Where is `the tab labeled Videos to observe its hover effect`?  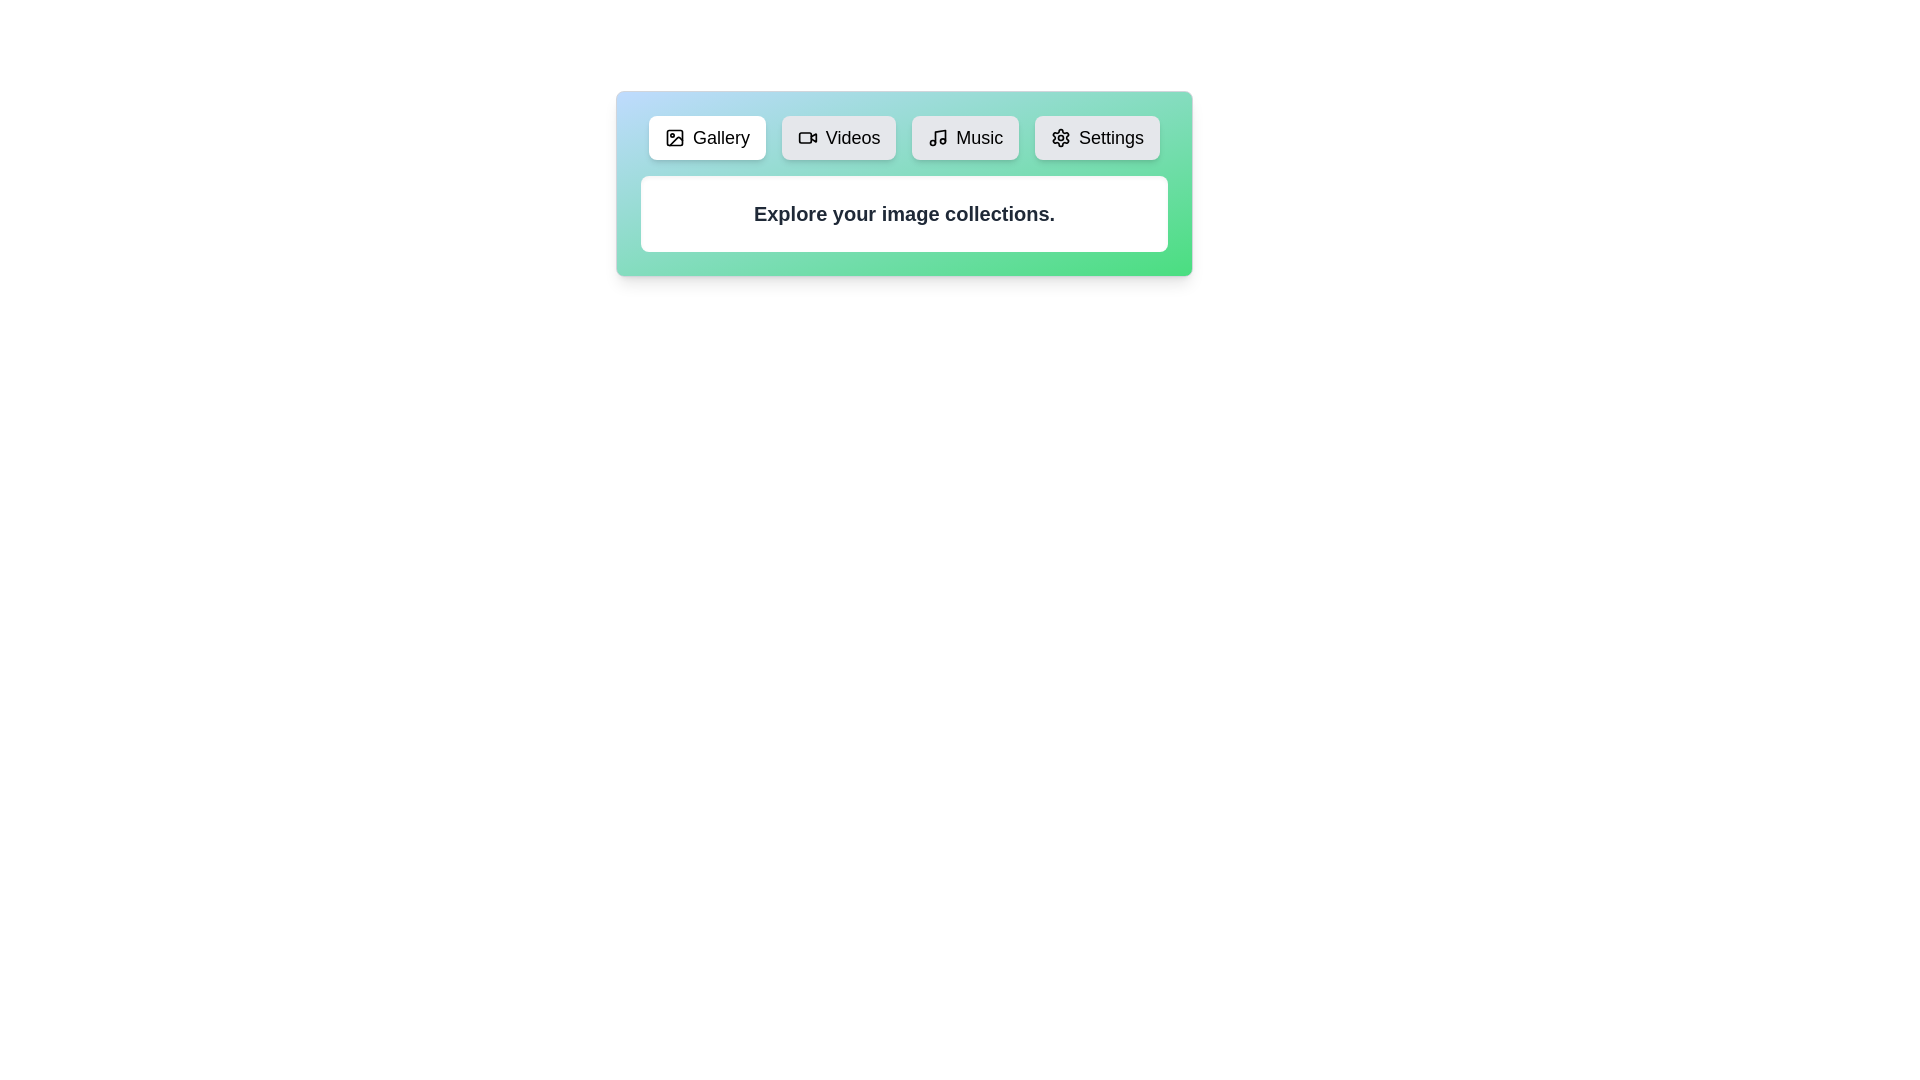 the tab labeled Videos to observe its hover effect is located at coordinates (839, 137).